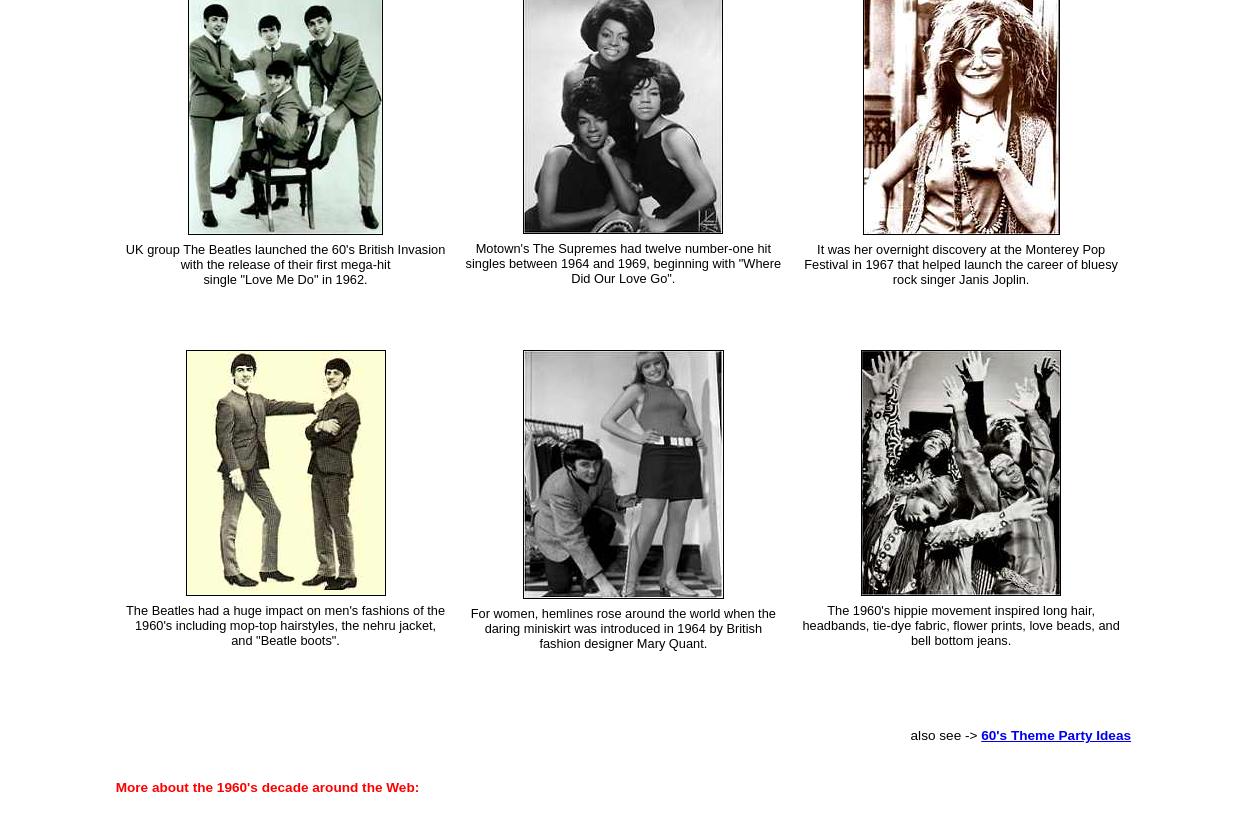  I want to click on 'It was her overnight discovery at the Monterey Pop Festival in 1967 that helped launch the career of bluesy rock singer Janis Joplin.', so click(960, 263).